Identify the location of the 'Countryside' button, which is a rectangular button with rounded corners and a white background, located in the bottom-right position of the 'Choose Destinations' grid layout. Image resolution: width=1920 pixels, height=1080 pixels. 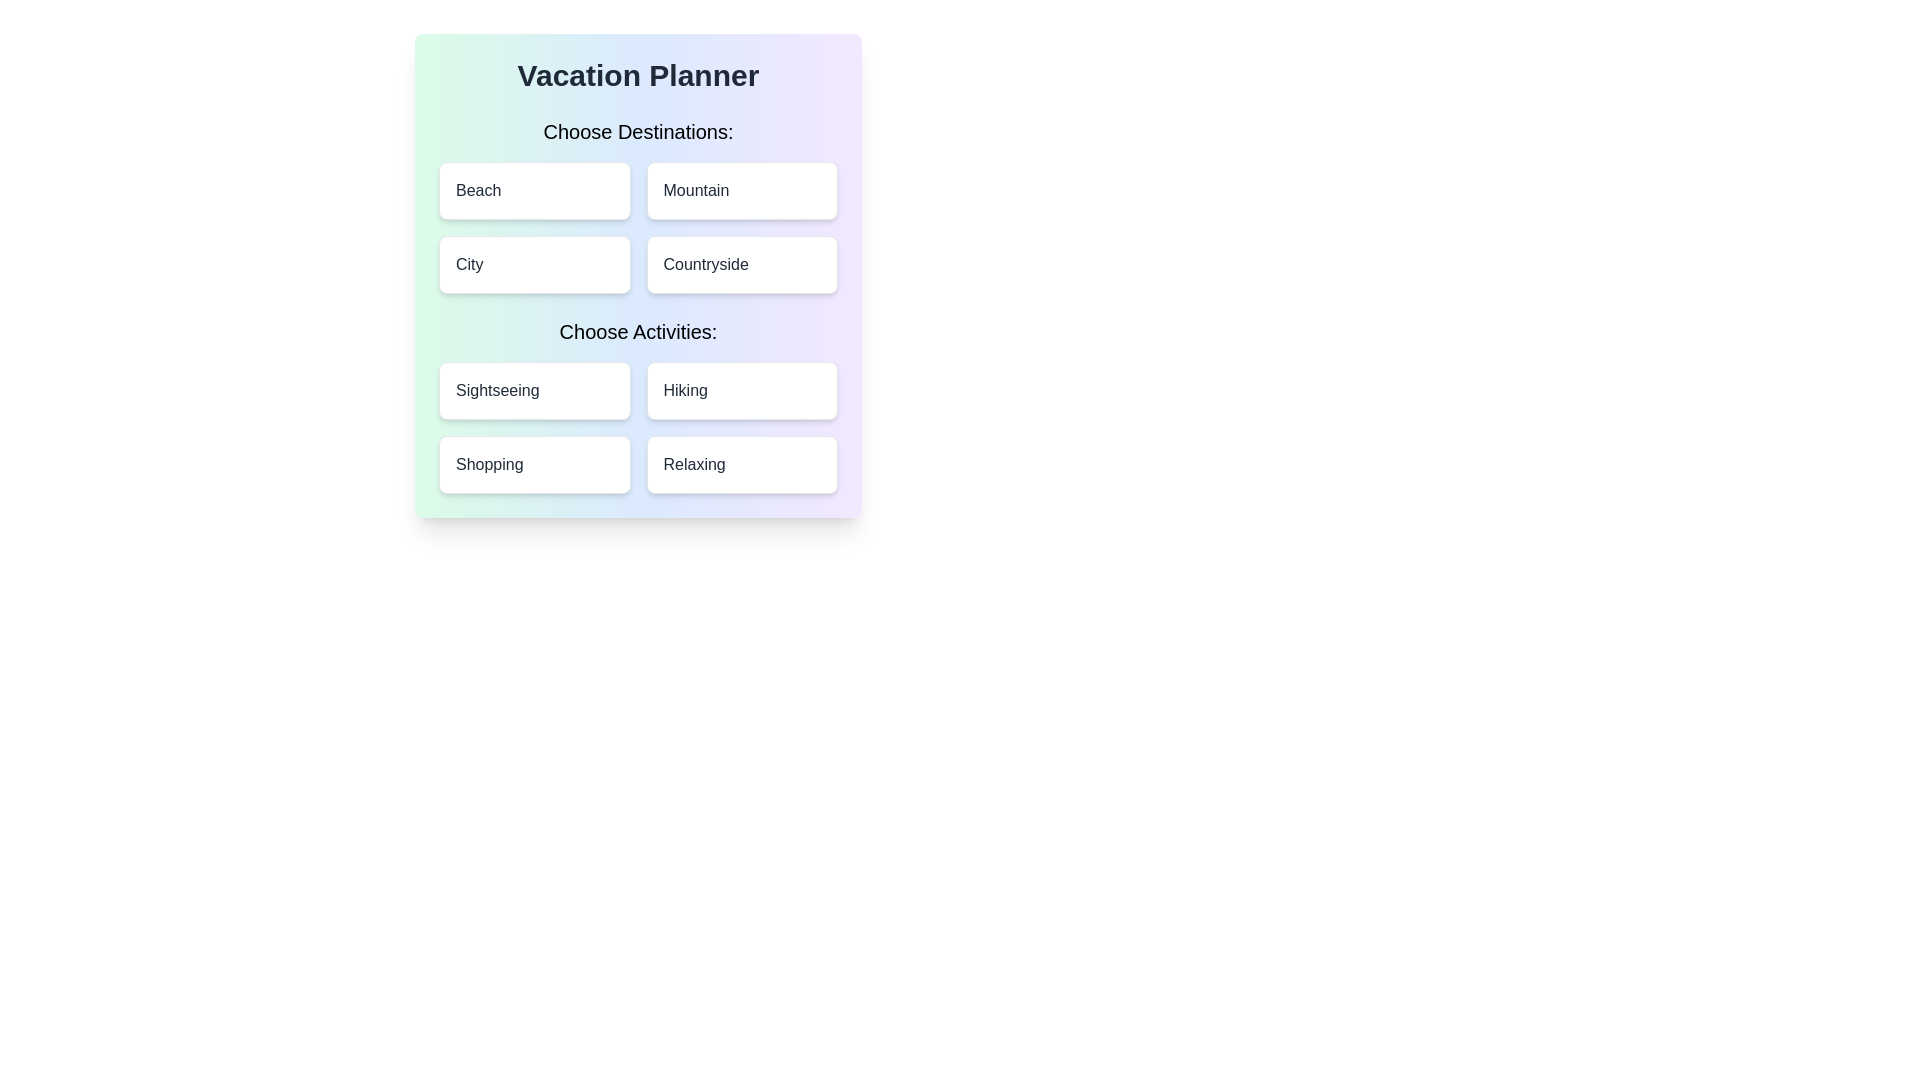
(741, 264).